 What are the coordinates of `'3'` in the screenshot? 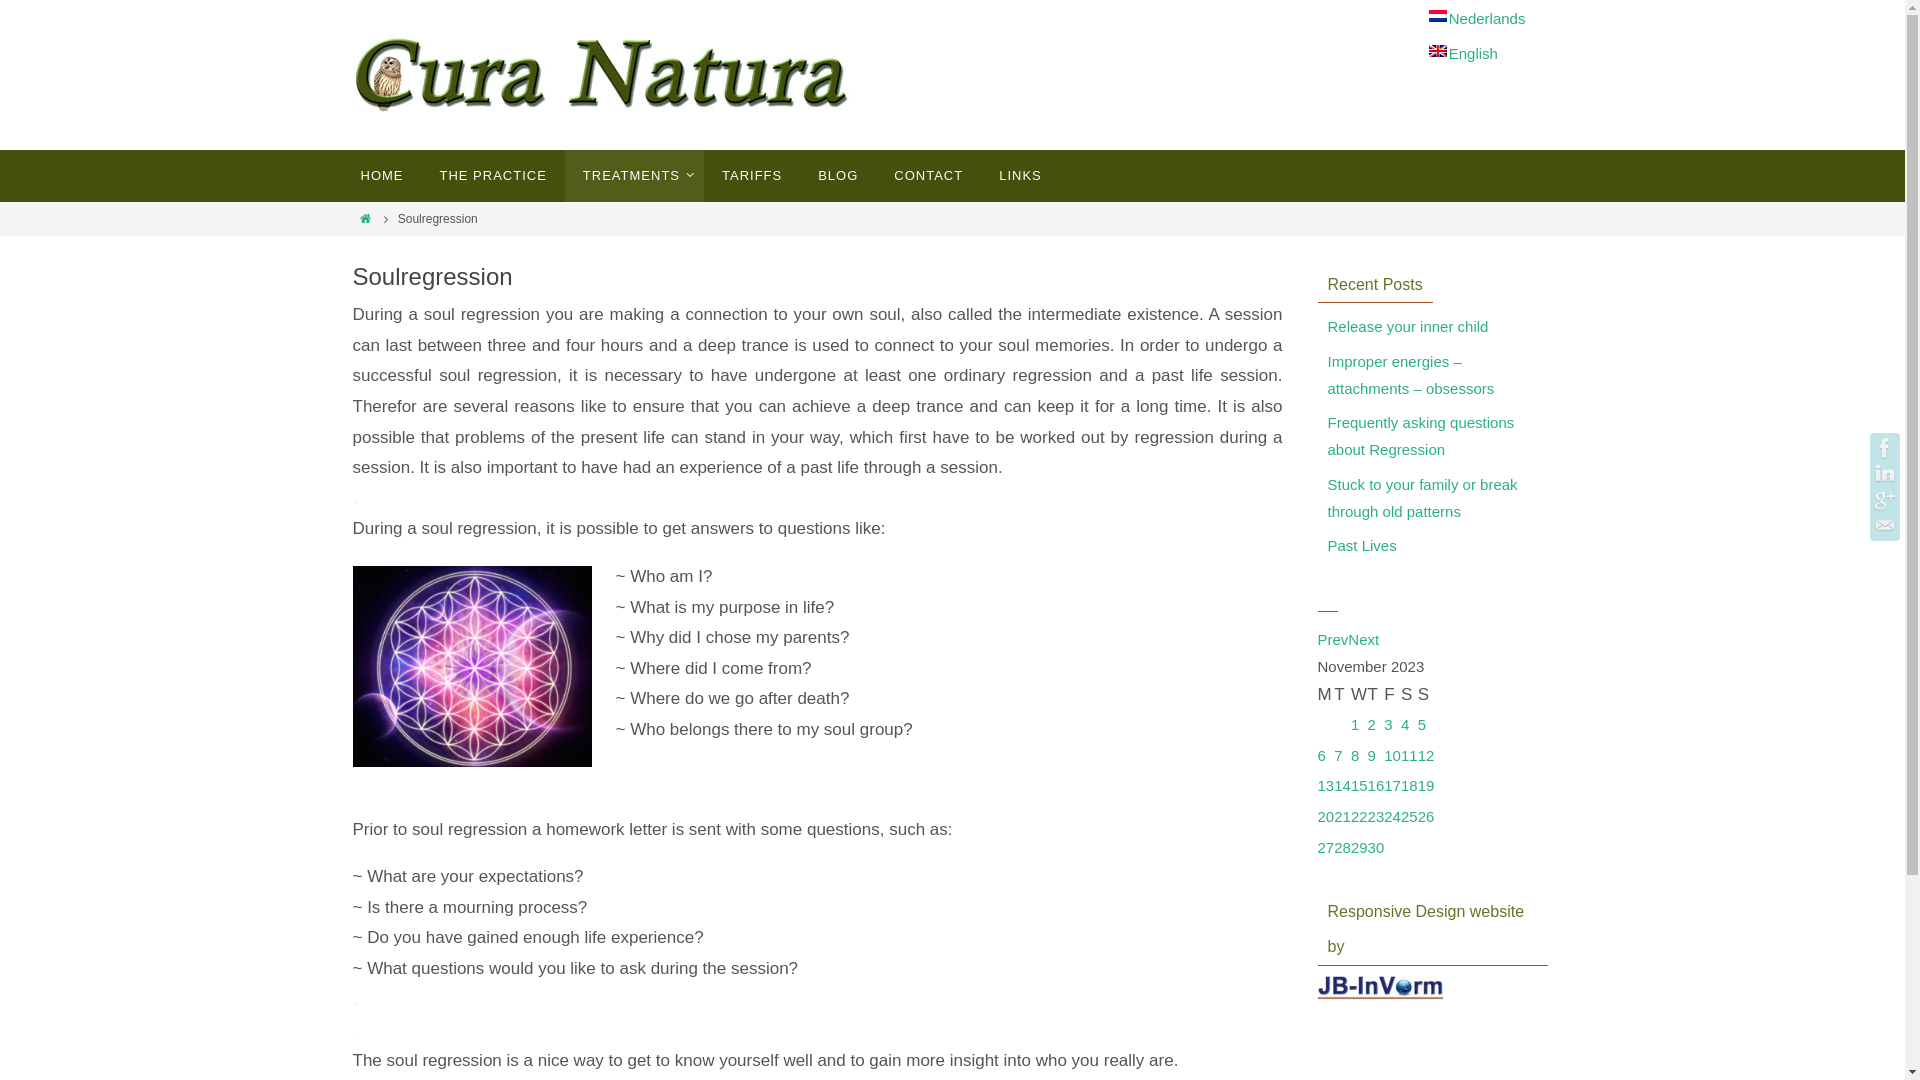 It's located at (1386, 725).